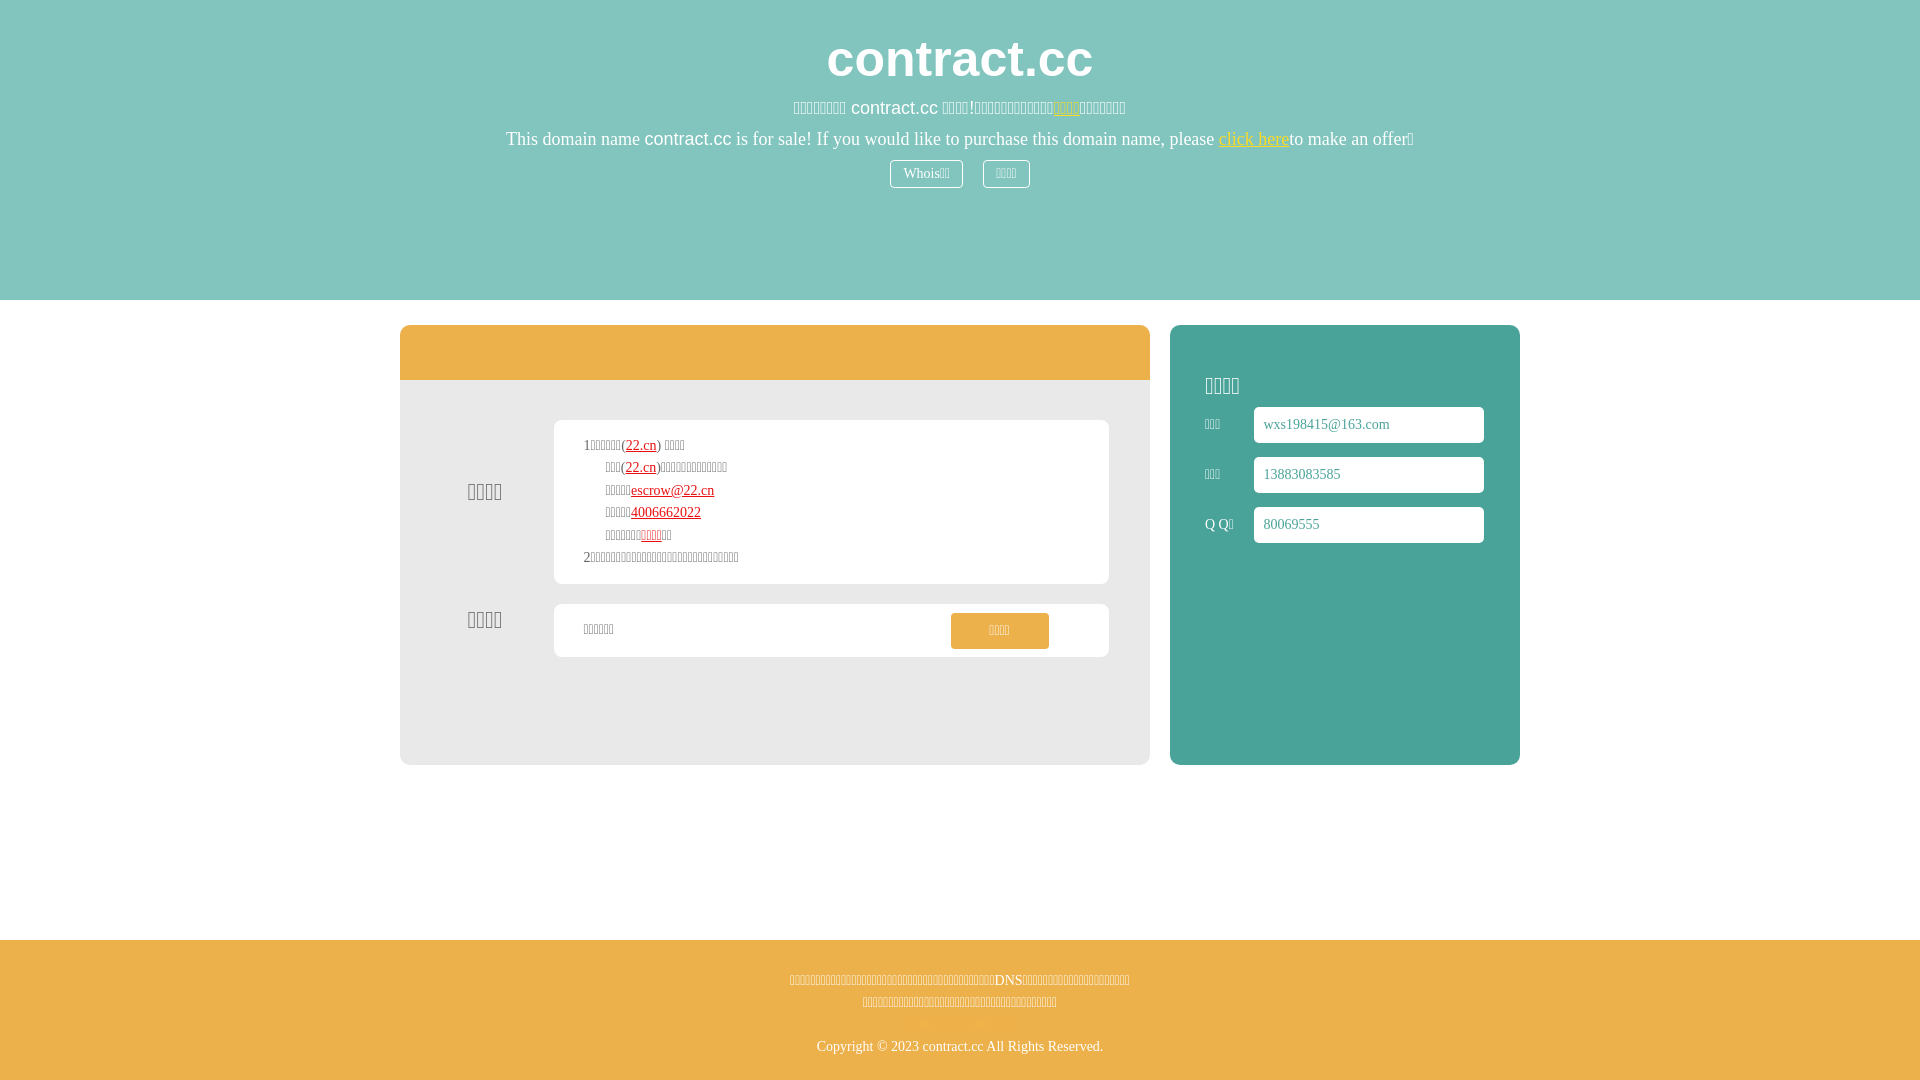  I want to click on 'escrow@22.cn', so click(672, 490).